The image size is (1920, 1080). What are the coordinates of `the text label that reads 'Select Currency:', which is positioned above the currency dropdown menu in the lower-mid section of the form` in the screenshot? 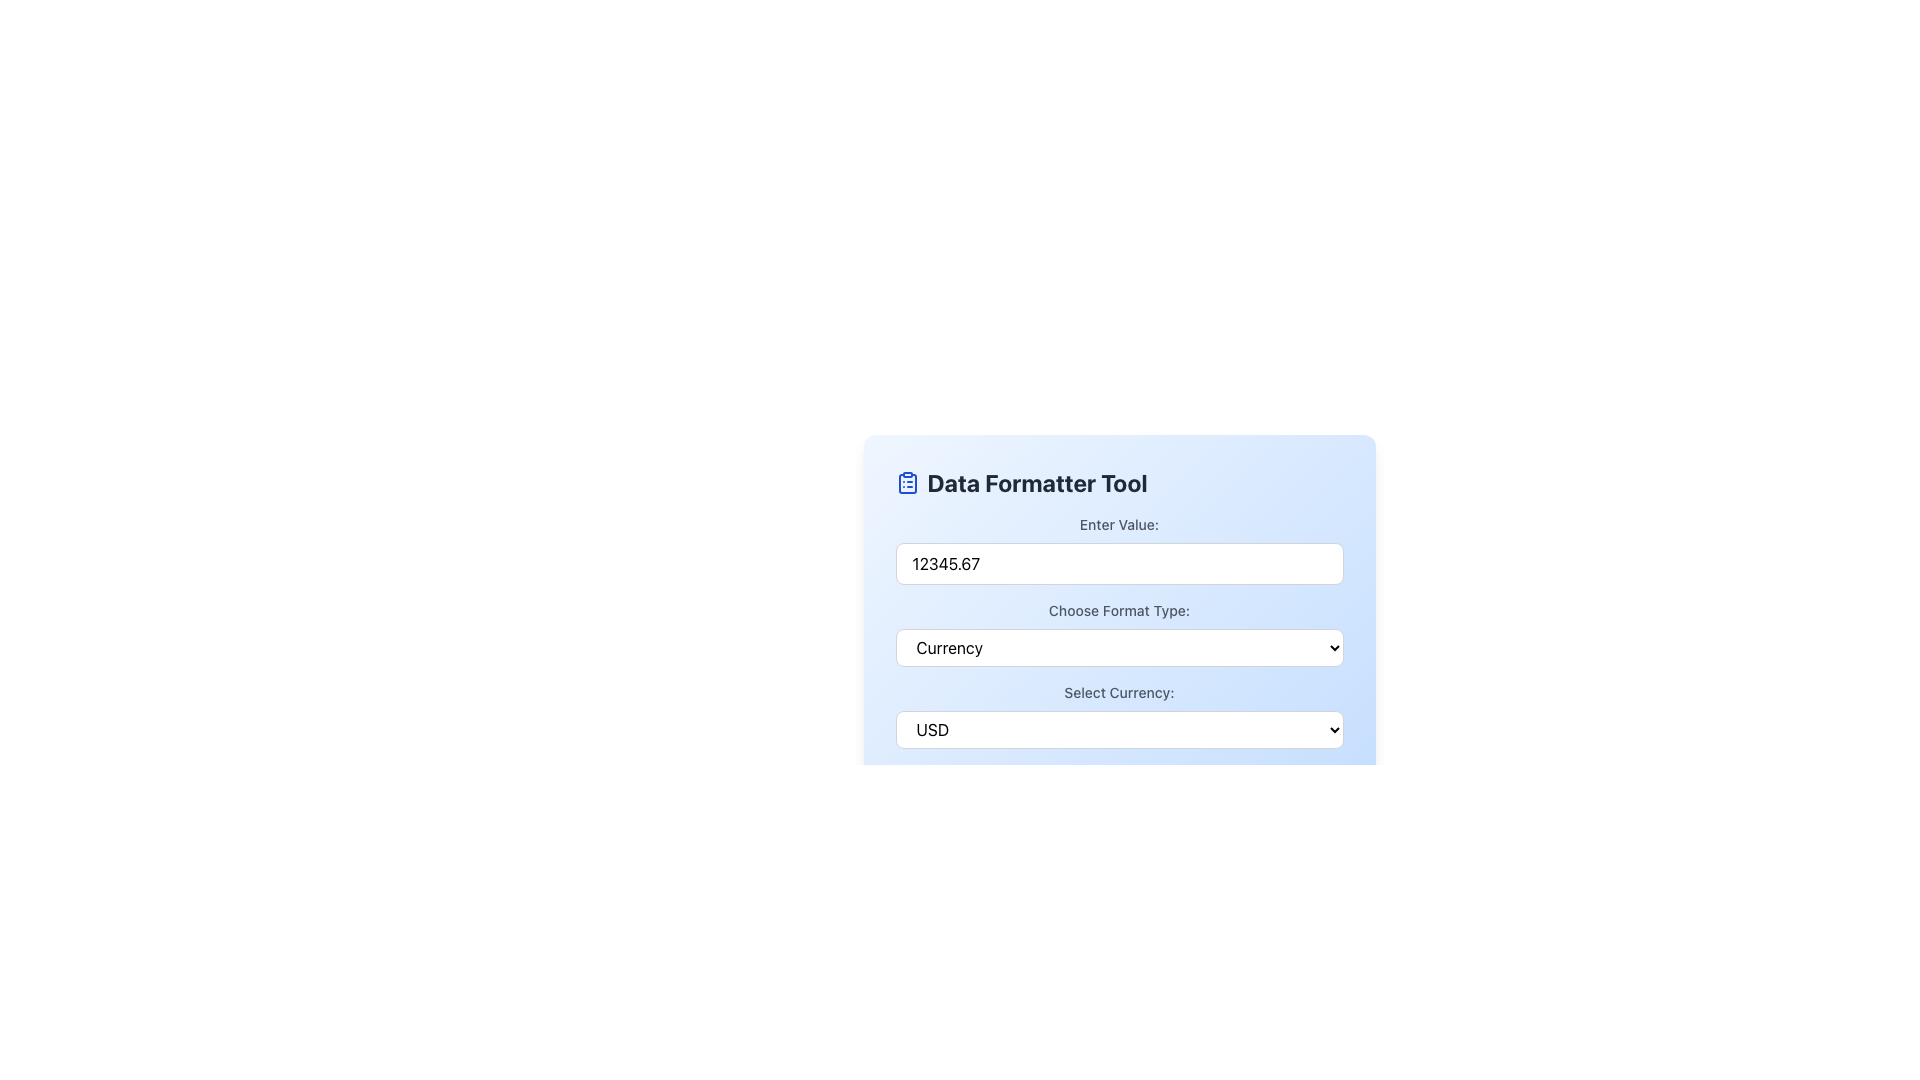 It's located at (1118, 692).